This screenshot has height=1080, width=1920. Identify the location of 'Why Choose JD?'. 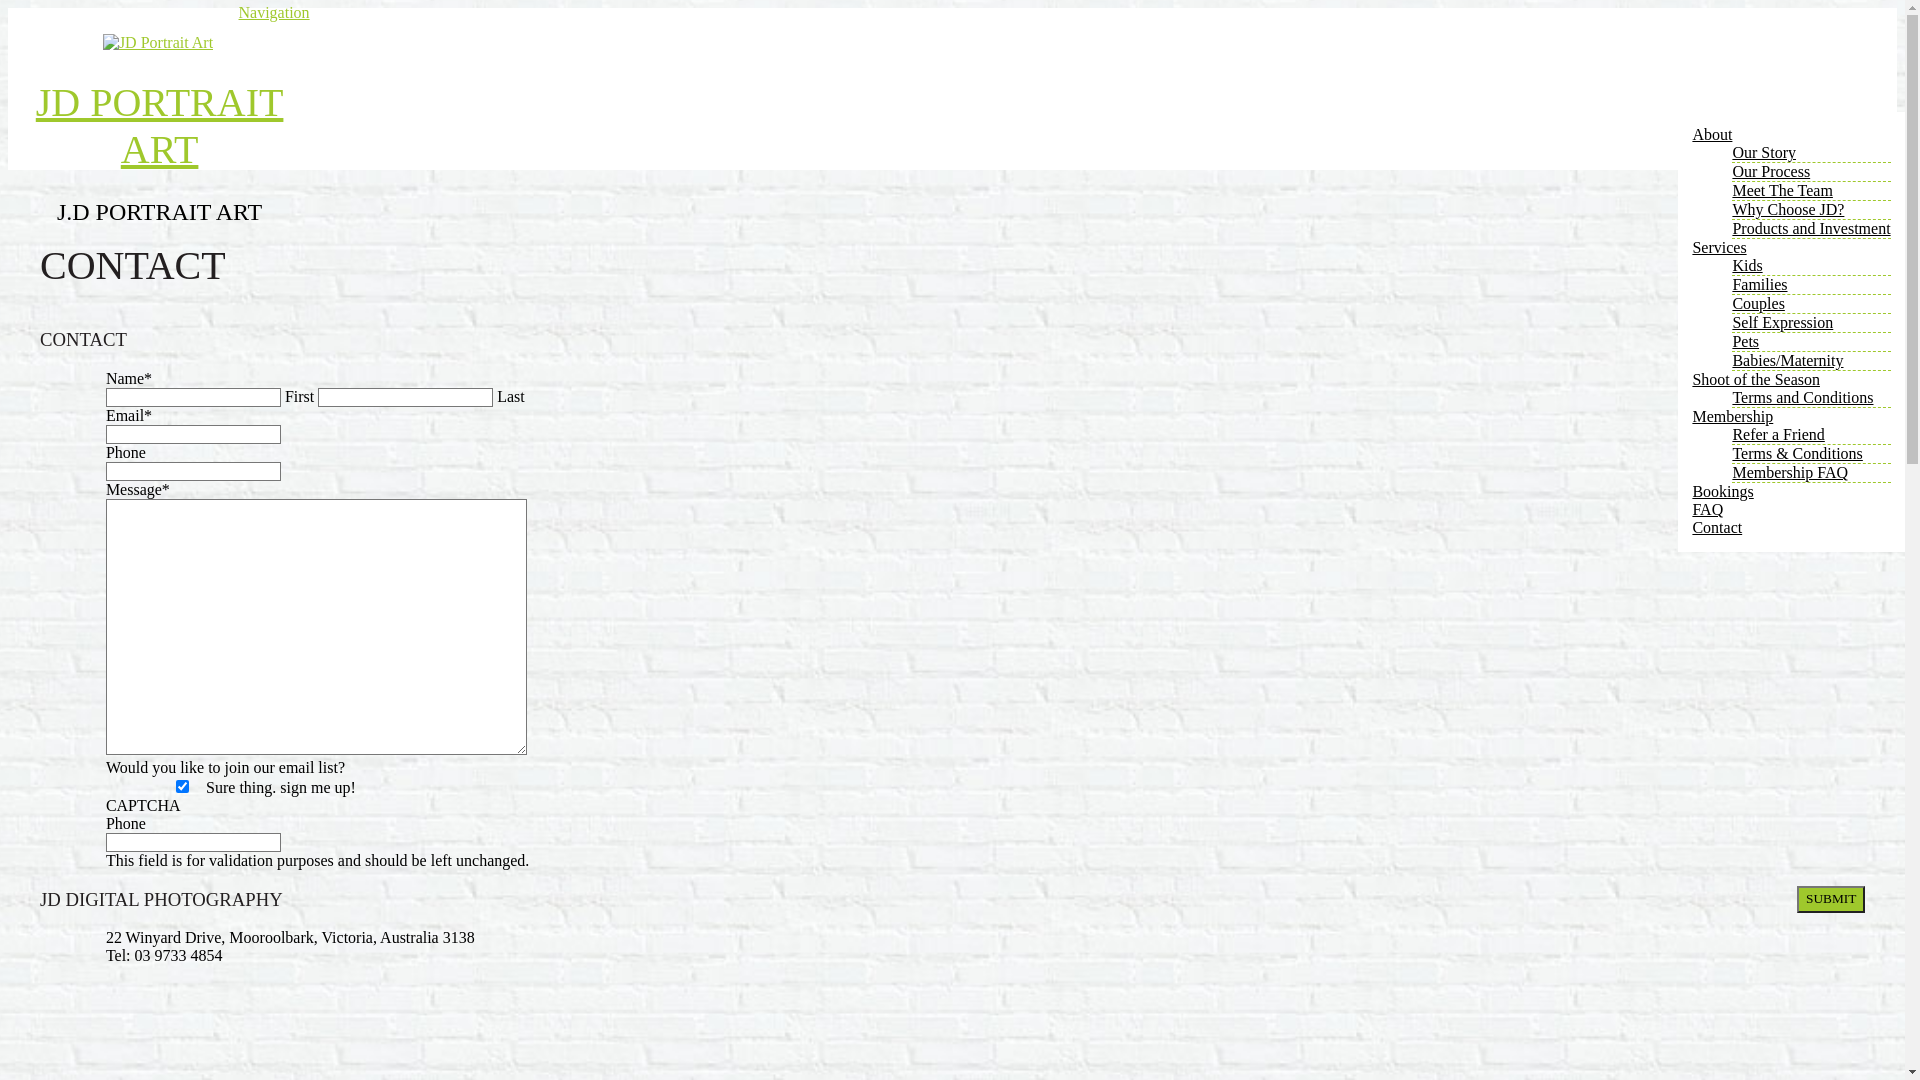
(1788, 209).